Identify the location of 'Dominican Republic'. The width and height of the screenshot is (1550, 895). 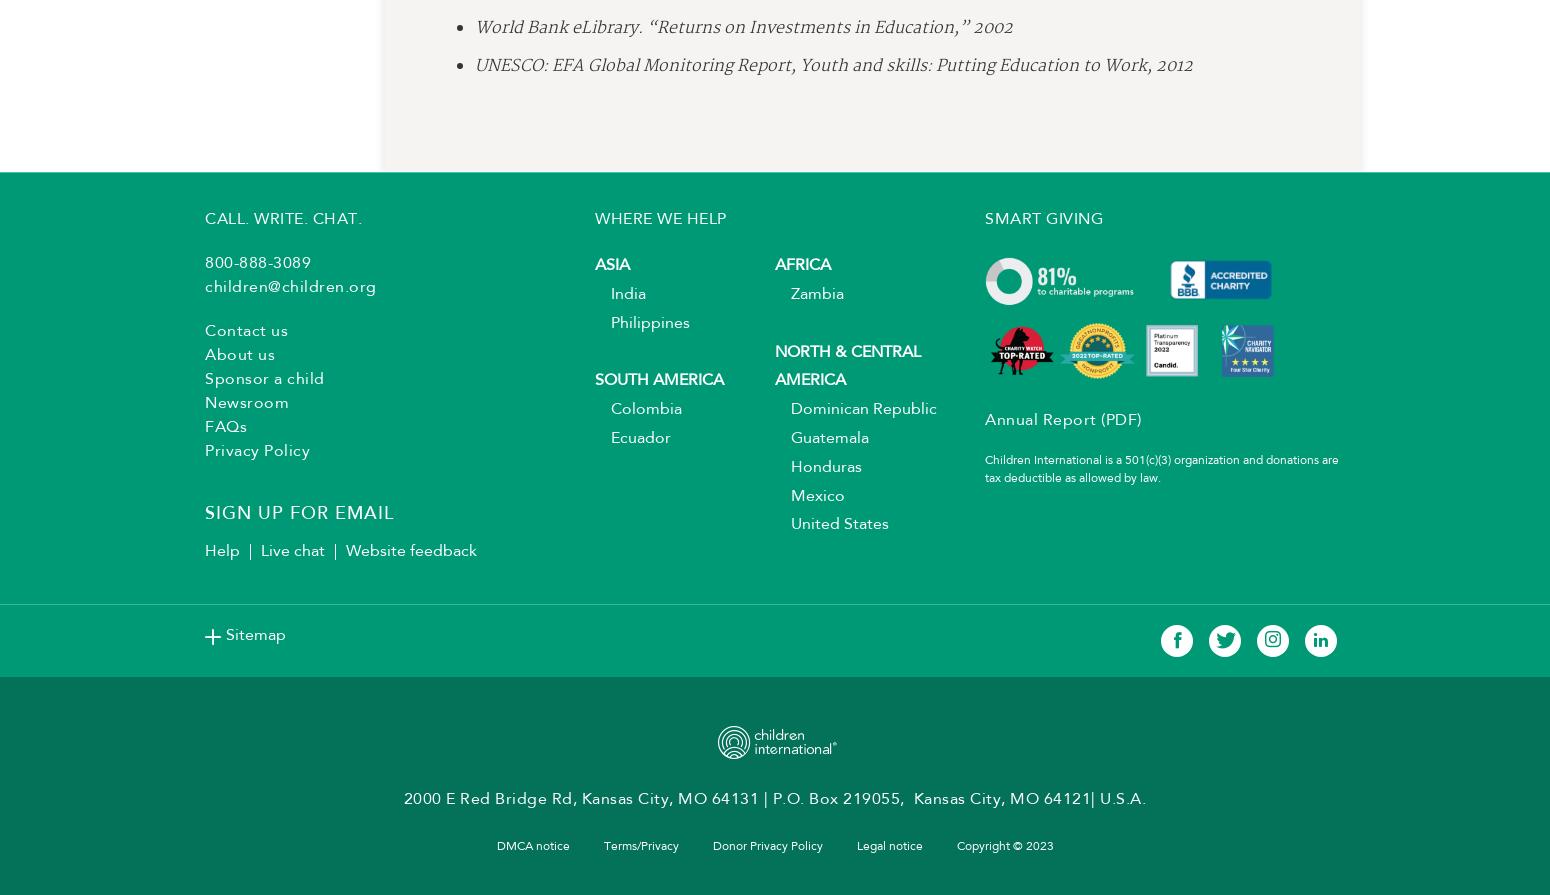
(856, 417).